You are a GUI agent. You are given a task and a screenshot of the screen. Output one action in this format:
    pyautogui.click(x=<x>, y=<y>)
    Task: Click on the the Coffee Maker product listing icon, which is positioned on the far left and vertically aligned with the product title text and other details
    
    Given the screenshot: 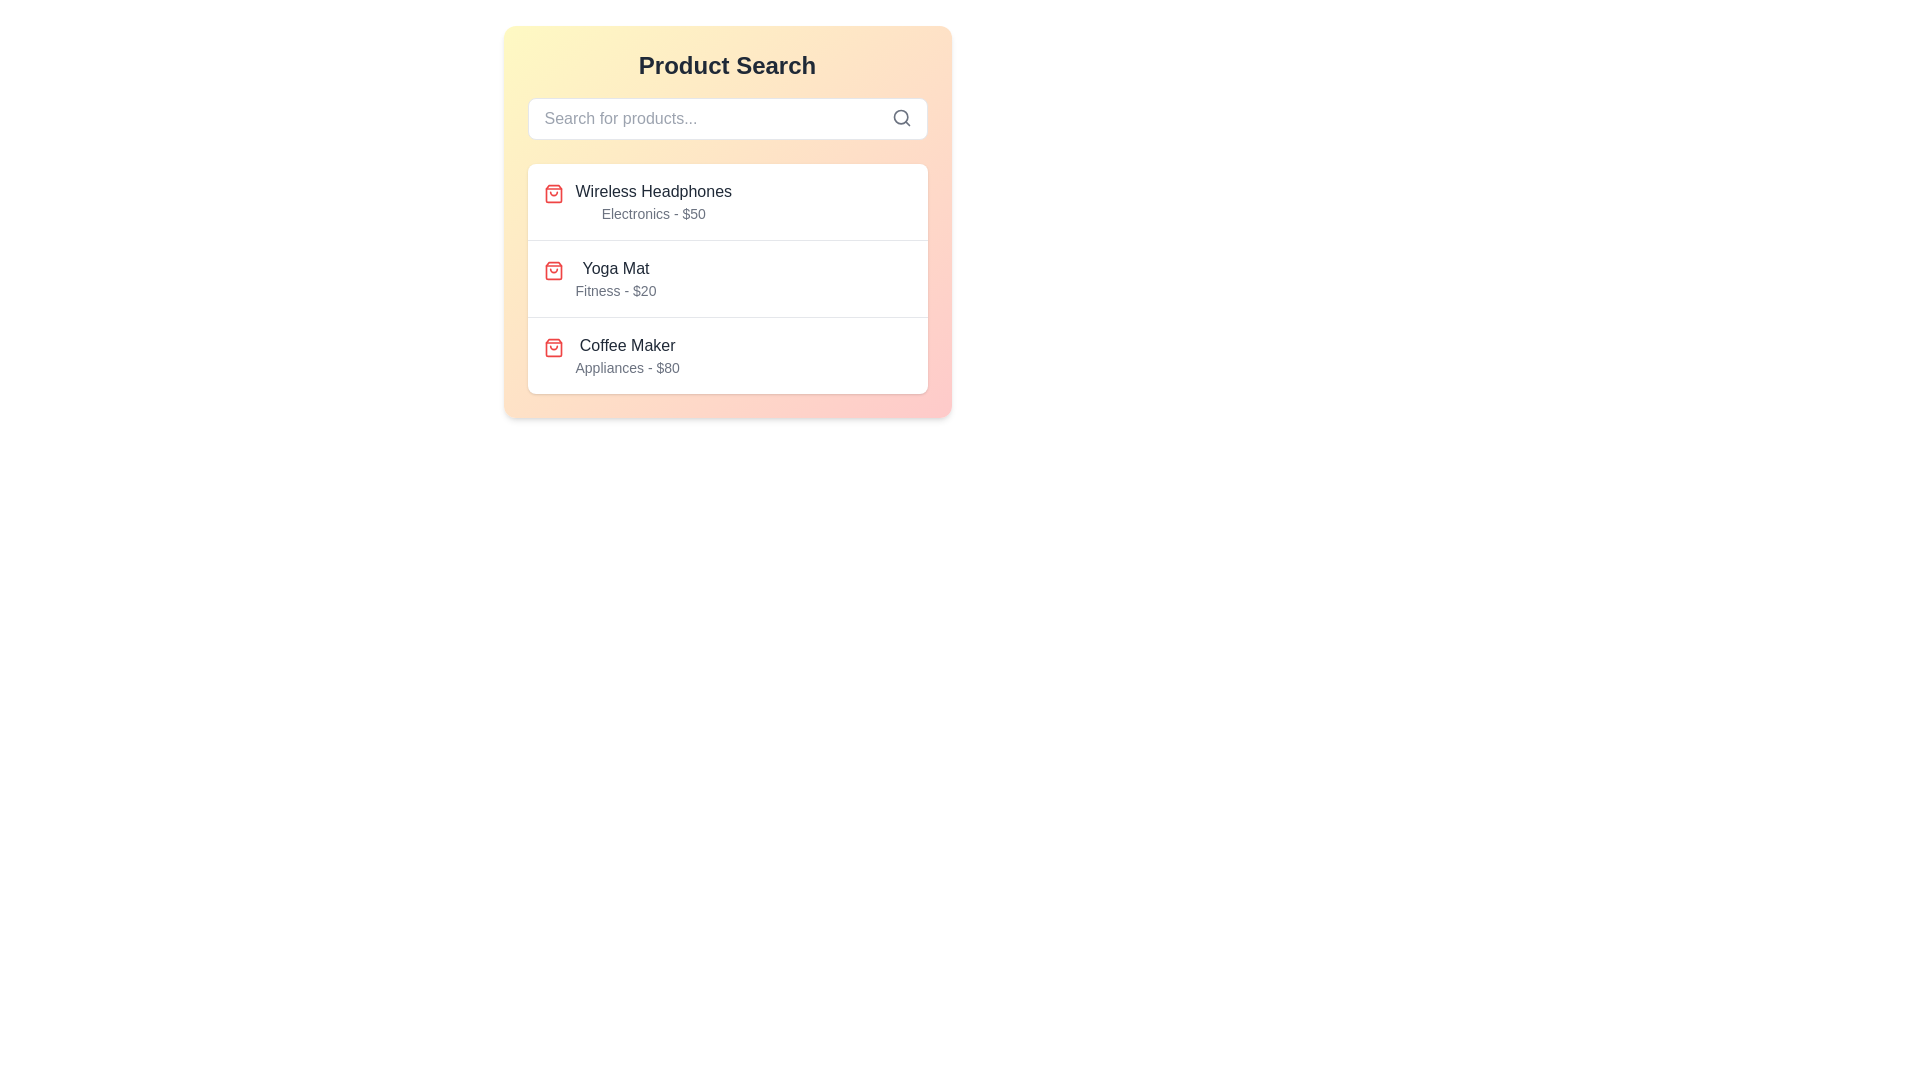 What is the action you would take?
    pyautogui.click(x=553, y=346)
    